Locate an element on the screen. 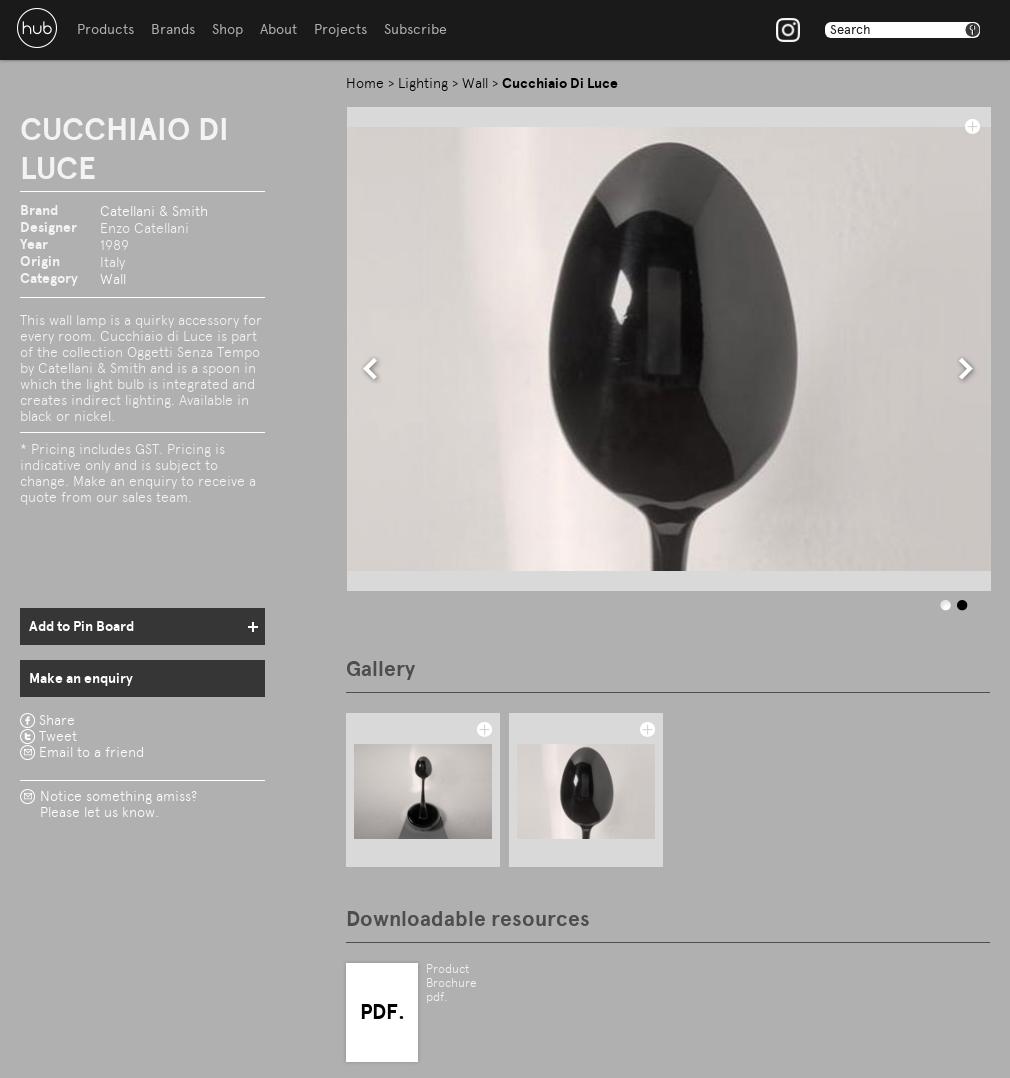 This screenshot has height=1078, width=1010. 'Notice something amiss?' is located at coordinates (117, 794).